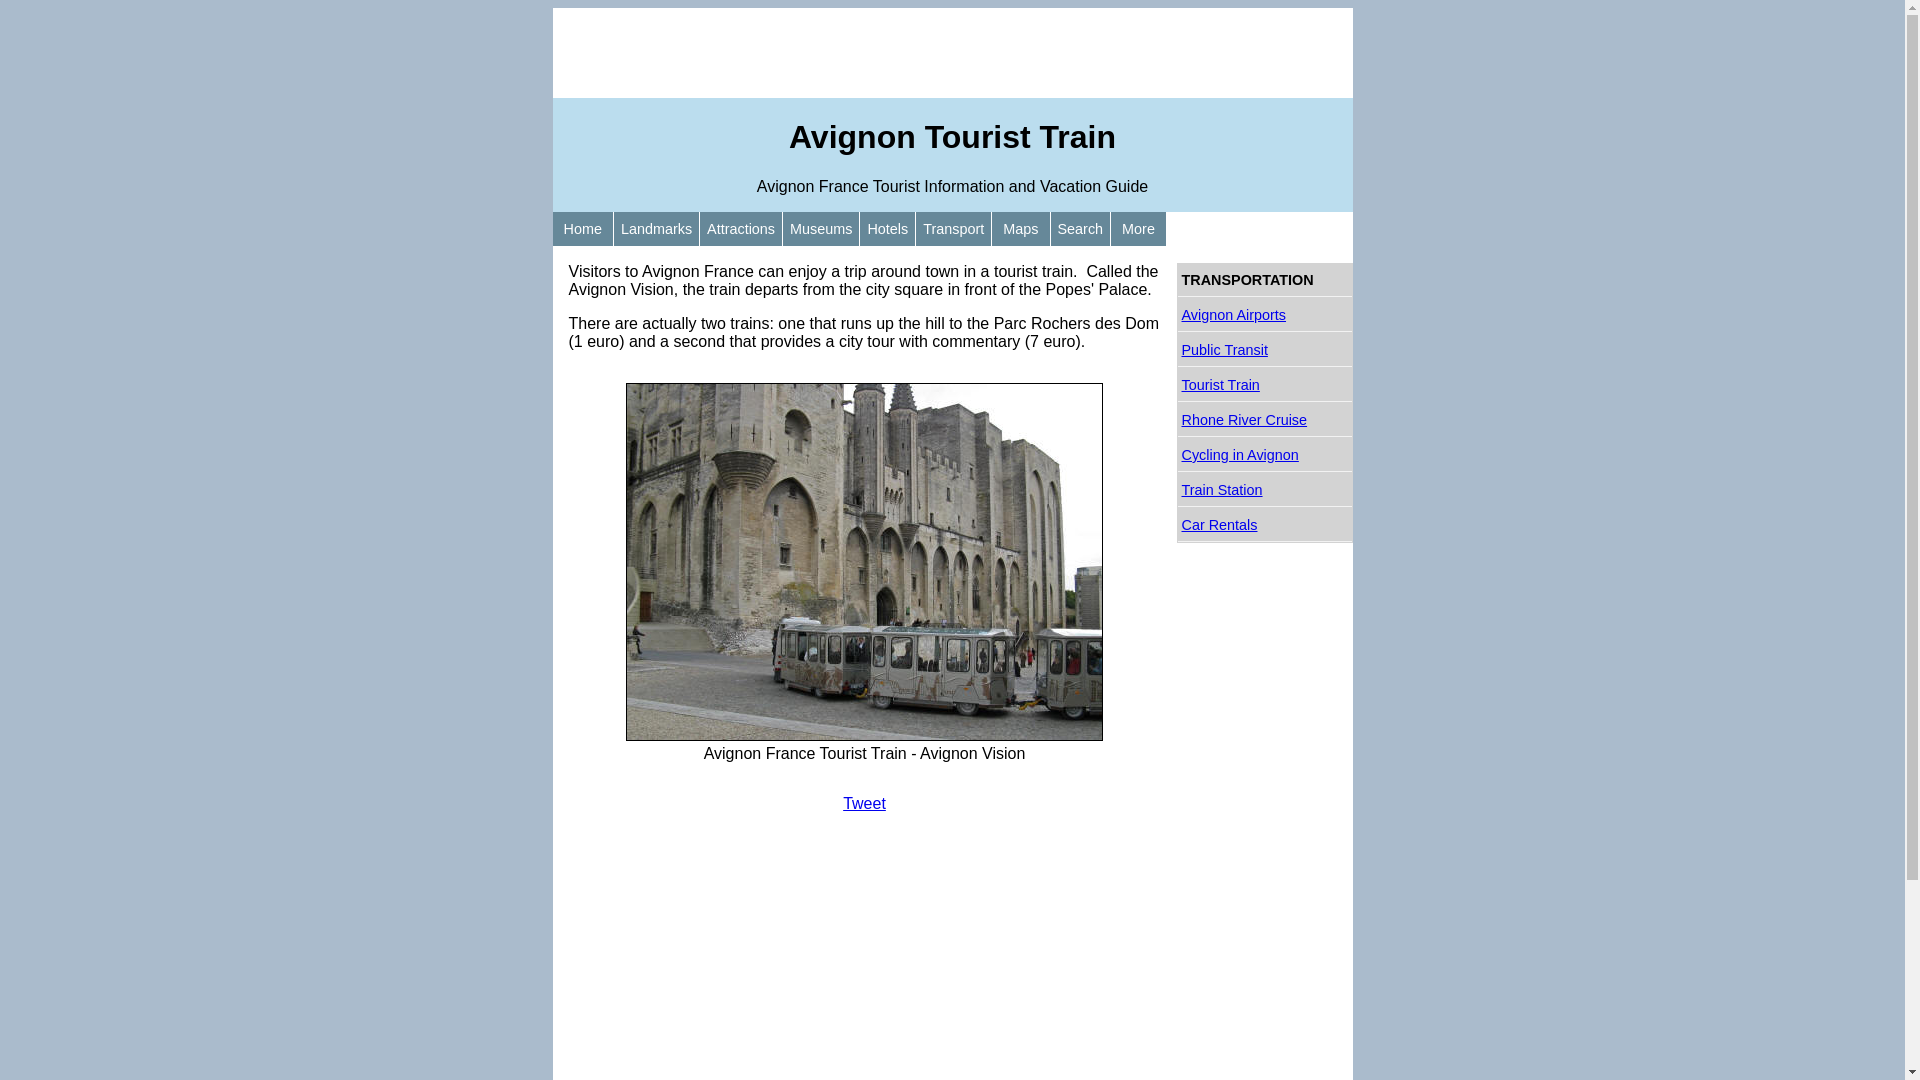  What do you see at coordinates (843, 802) in the screenshot?
I see `'Tweet'` at bounding box center [843, 802].